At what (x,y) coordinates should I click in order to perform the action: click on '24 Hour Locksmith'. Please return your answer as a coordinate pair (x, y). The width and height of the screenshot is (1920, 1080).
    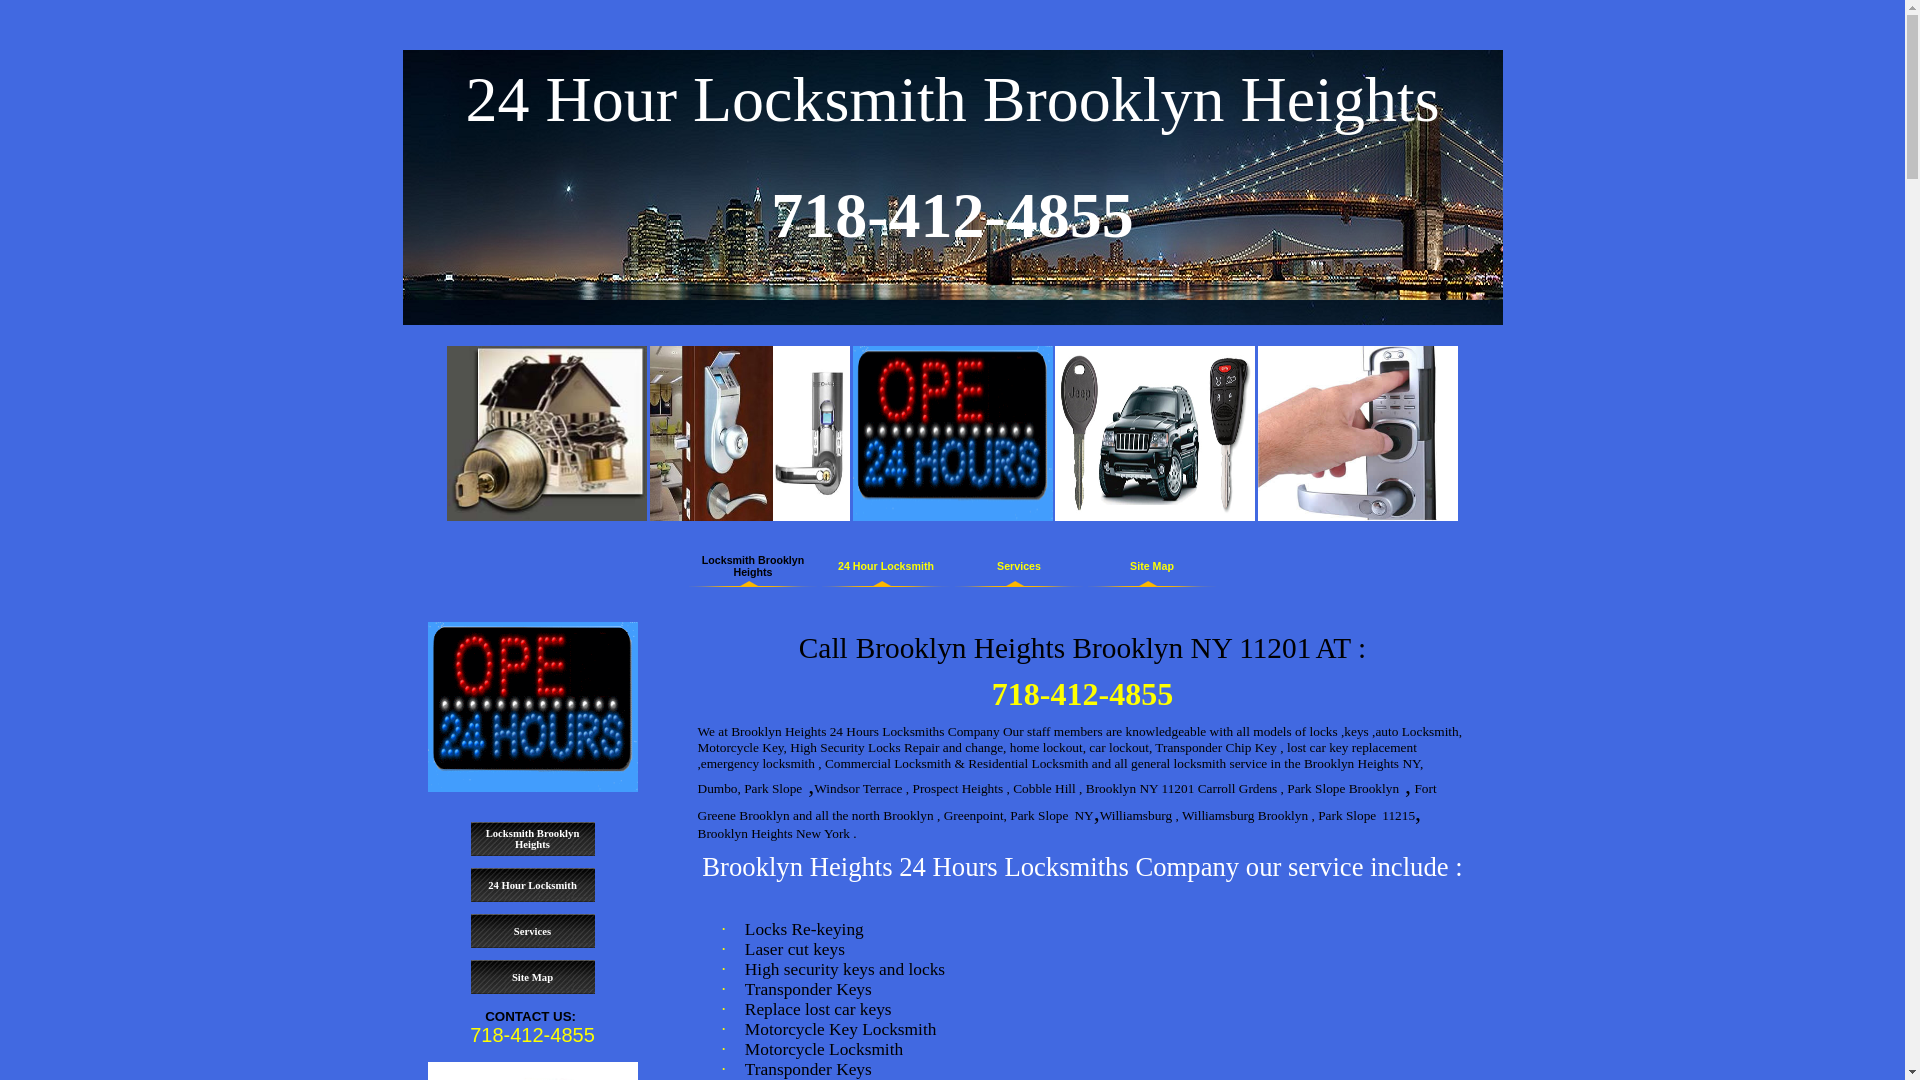
    Looking at the image, I should click on (532, 884).